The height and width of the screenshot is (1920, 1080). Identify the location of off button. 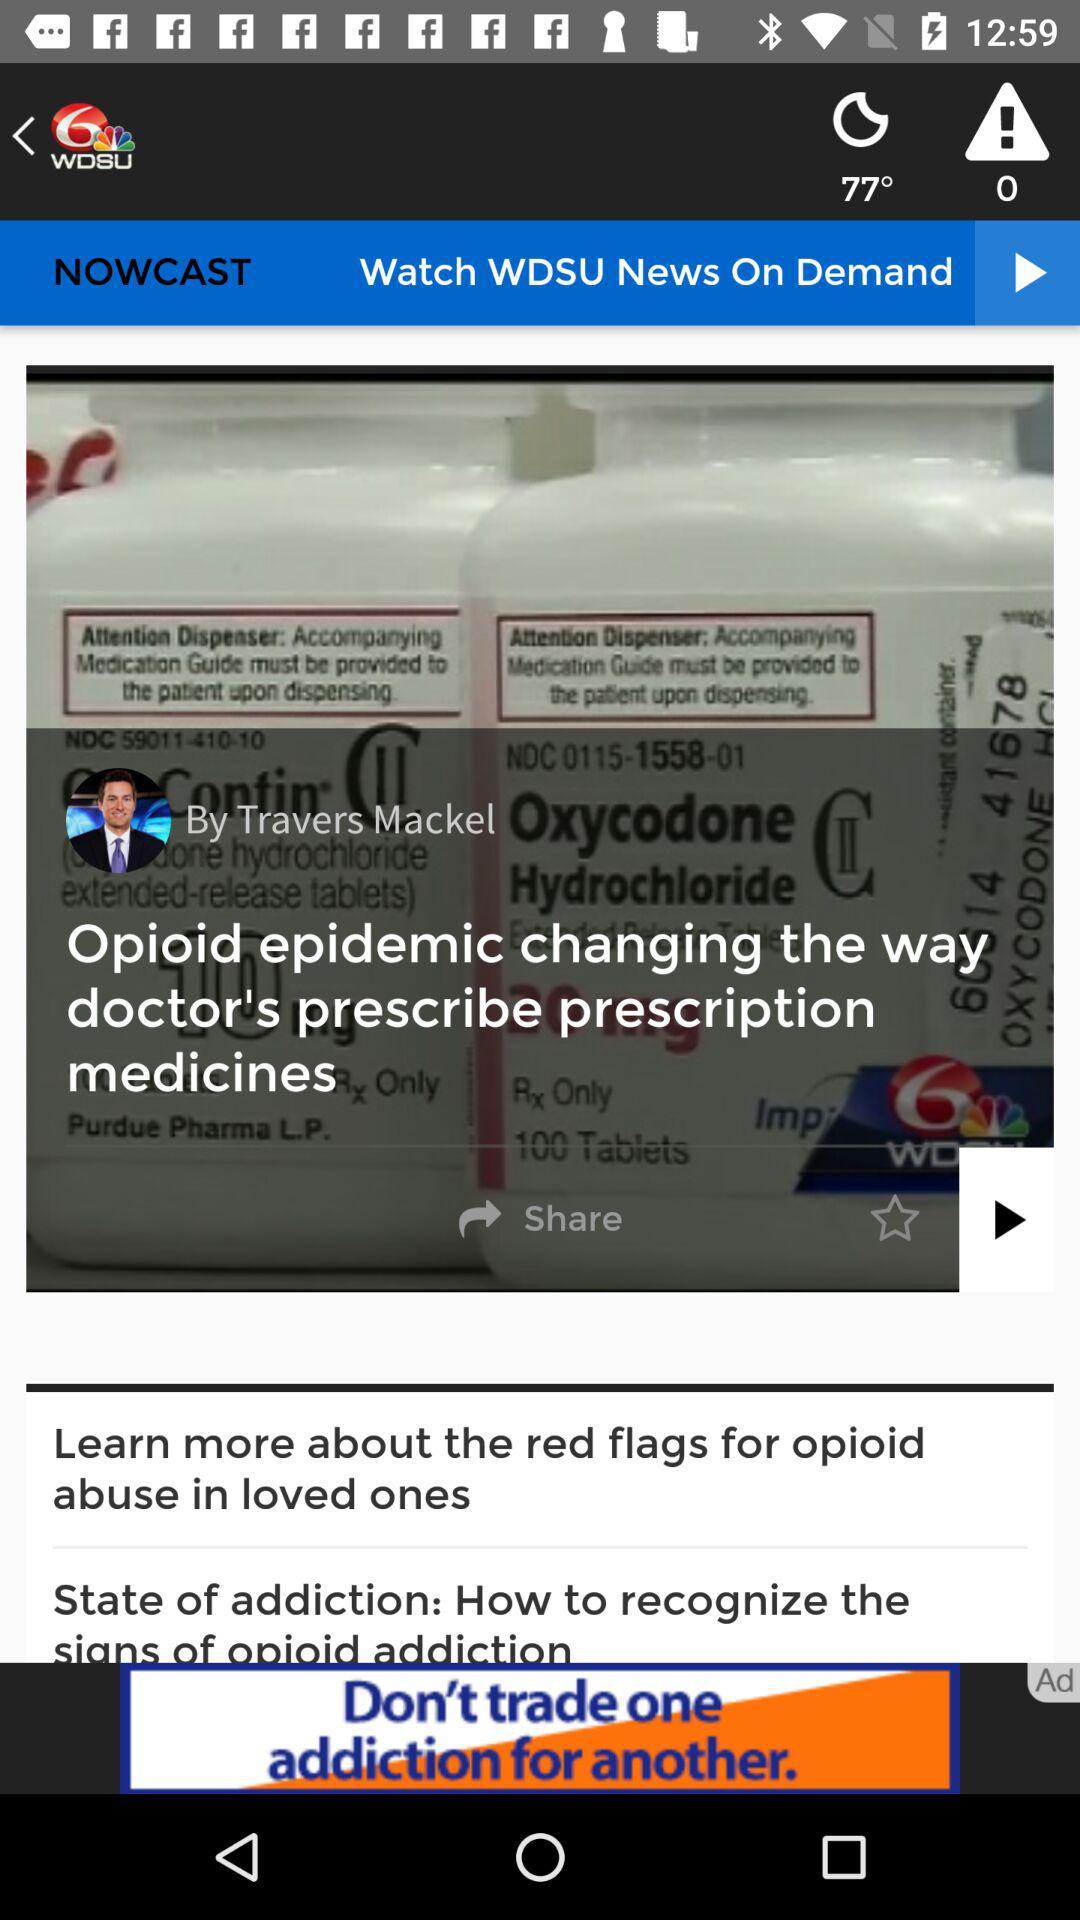
(1006, 1218).